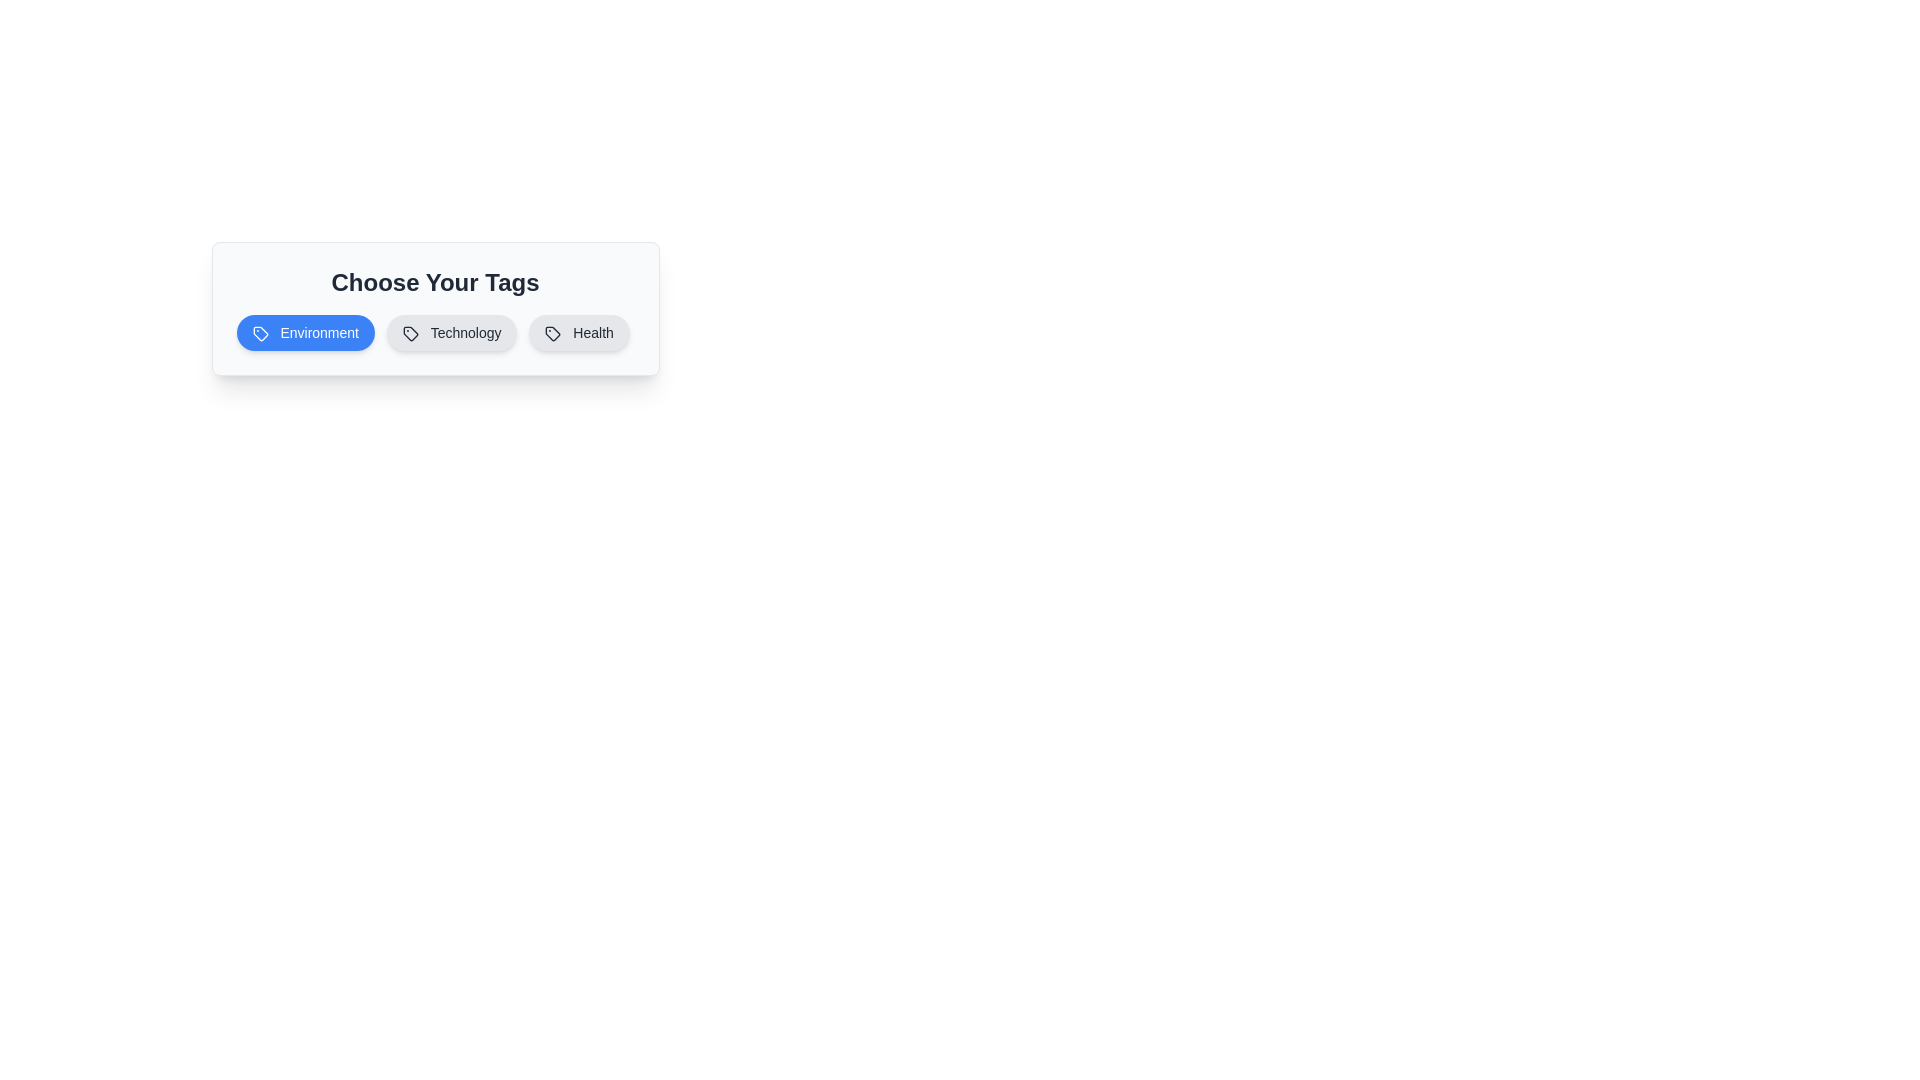 The image size is (1920, 1080). What do you see at coordinates (304, 331) in the screenshot?
I see `the tag labeled Environment` at bounding box center [304, 331].